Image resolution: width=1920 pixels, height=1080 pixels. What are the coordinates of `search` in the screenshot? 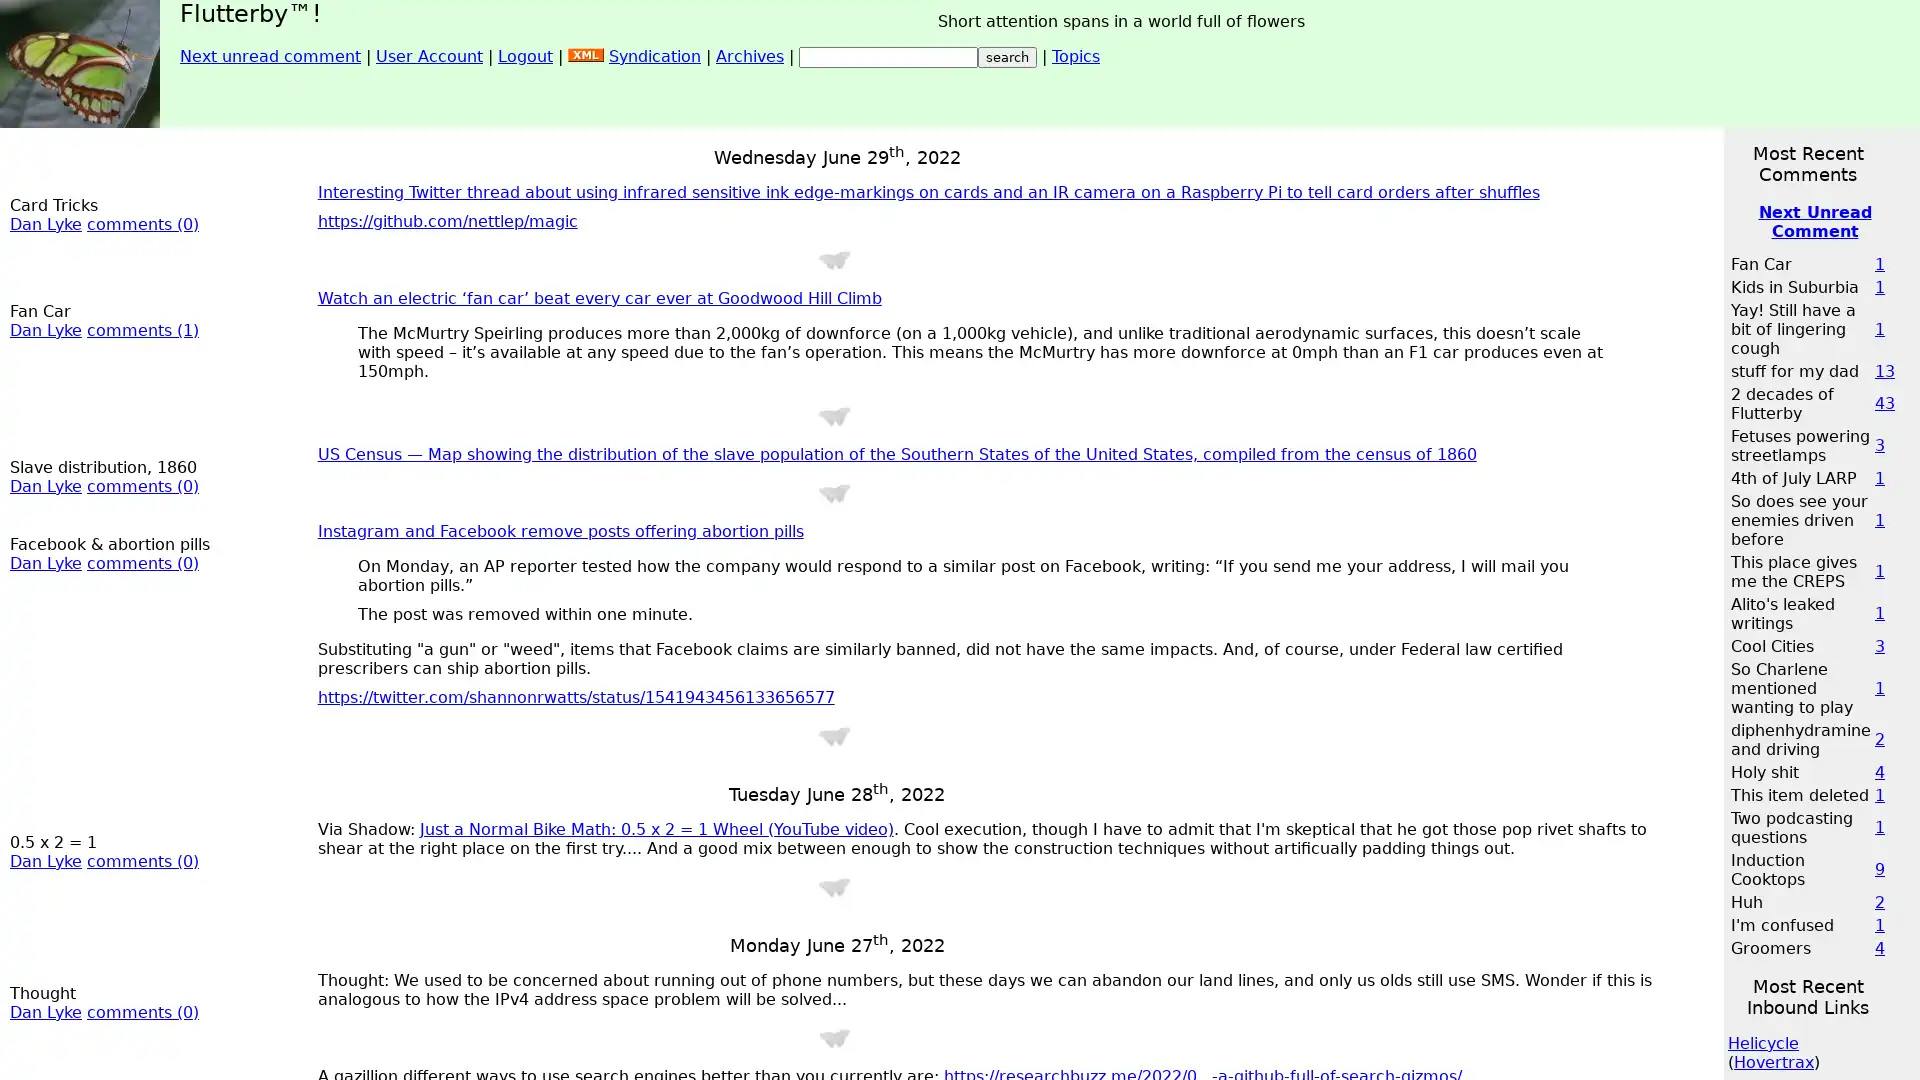 It's located at (1007, 56).